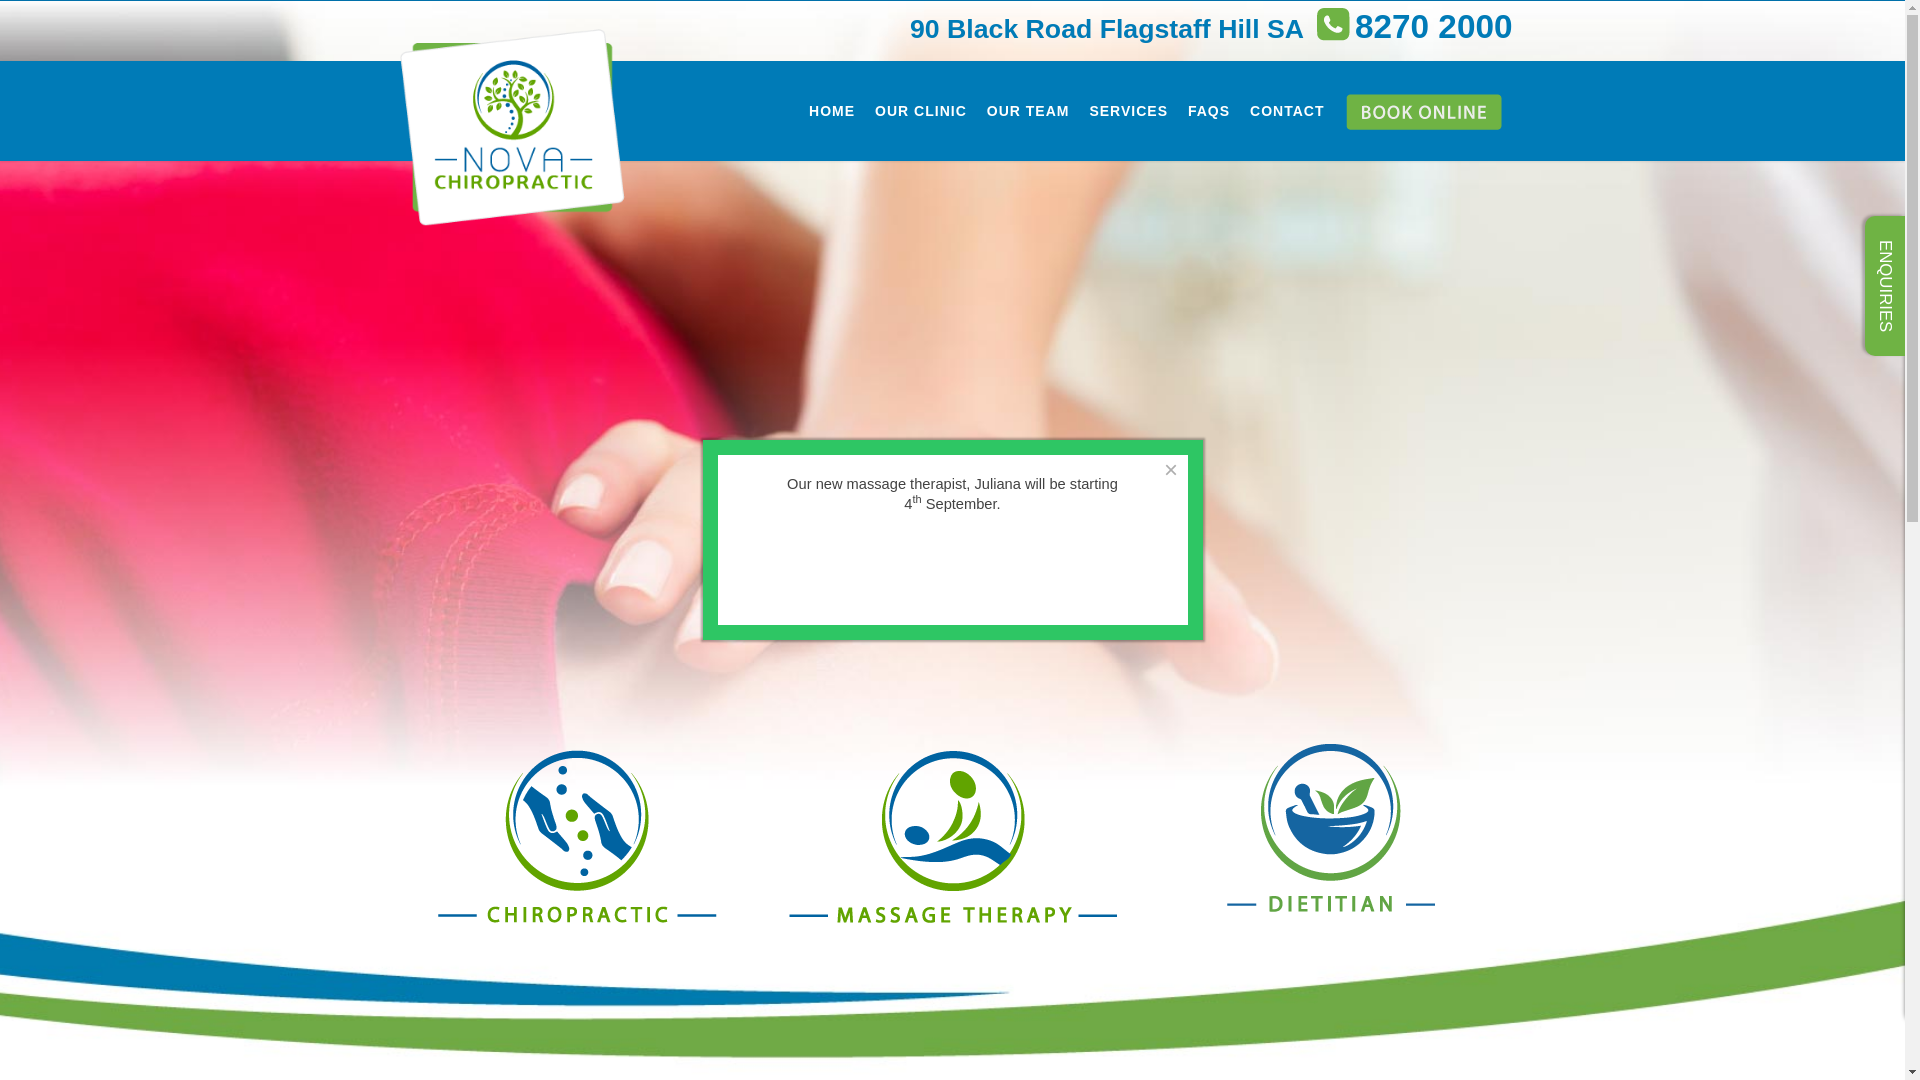  What do you see at coordinates (1208, 111) in the screenshot?
I see `'FAQS'` at bounding box center [1208, 111].